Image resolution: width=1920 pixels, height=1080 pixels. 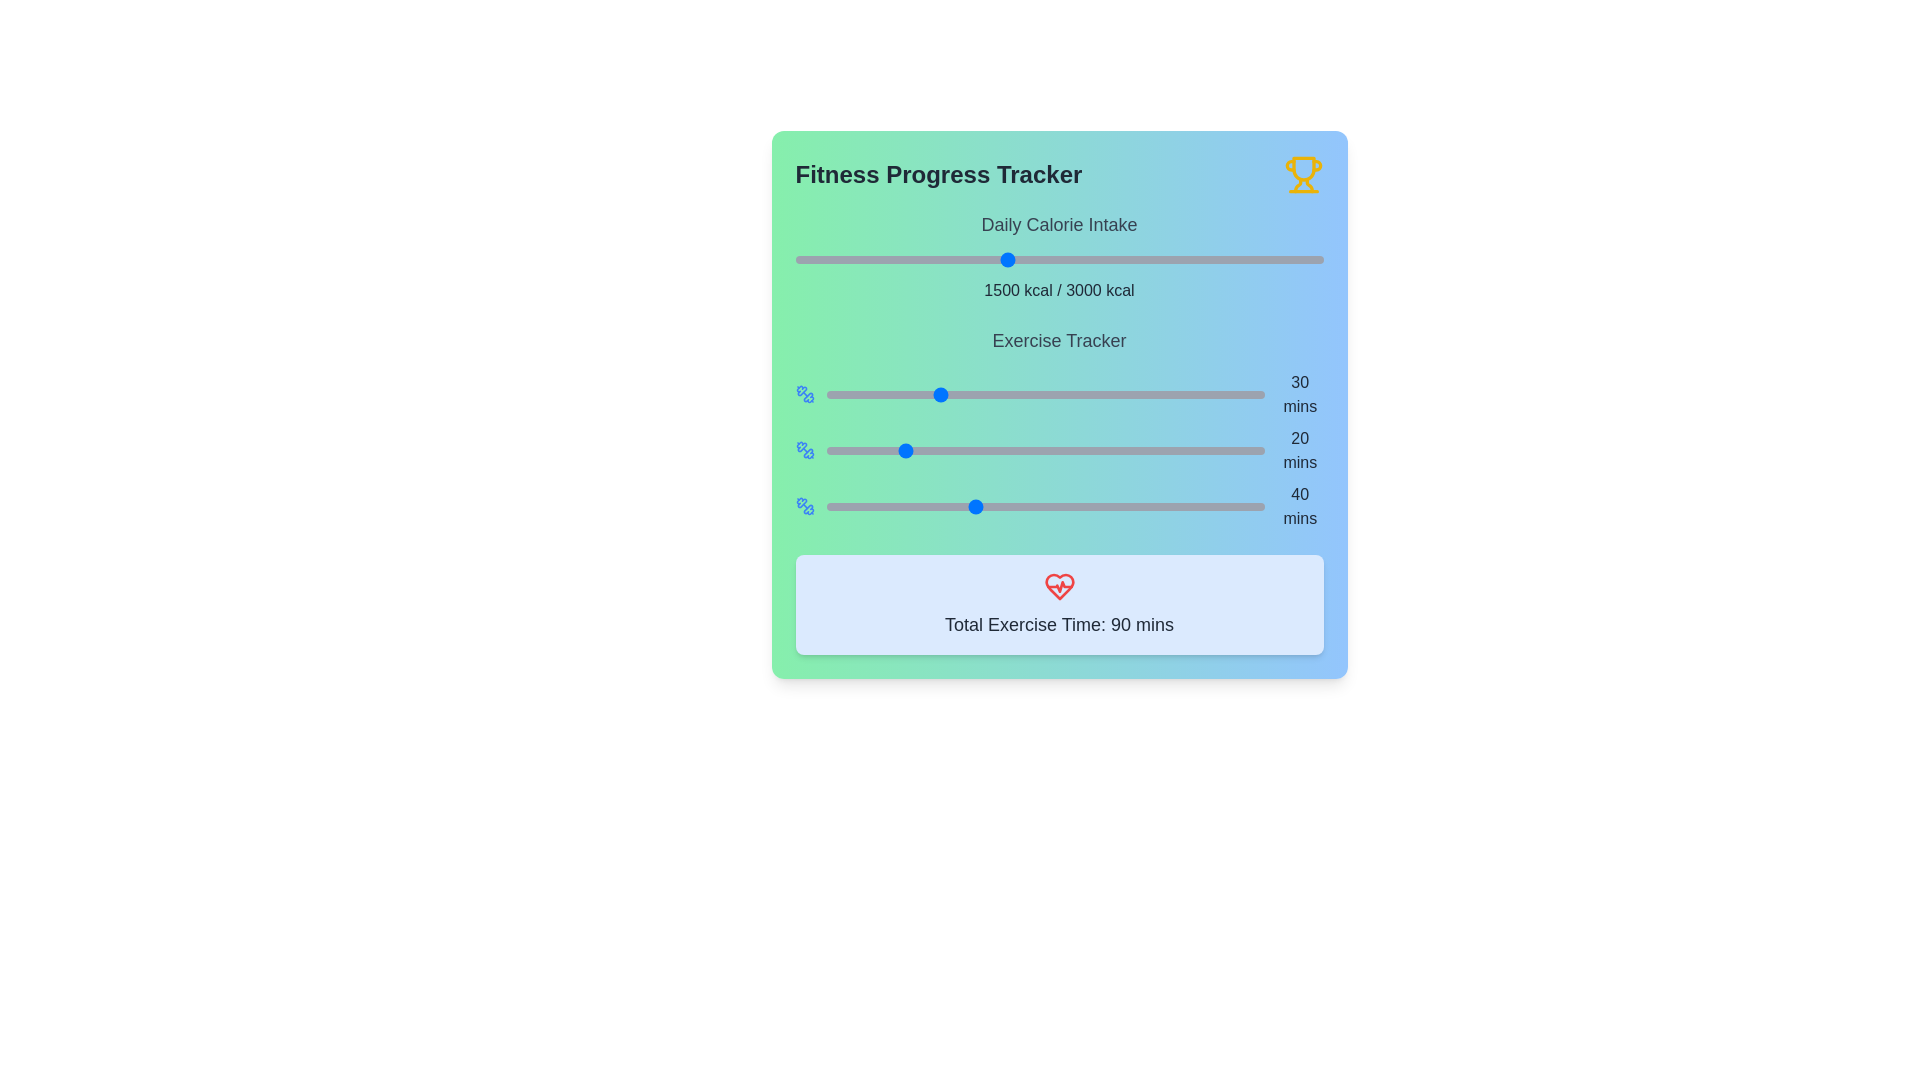 I want to click on the exercise time, so click(x=895, y=505).